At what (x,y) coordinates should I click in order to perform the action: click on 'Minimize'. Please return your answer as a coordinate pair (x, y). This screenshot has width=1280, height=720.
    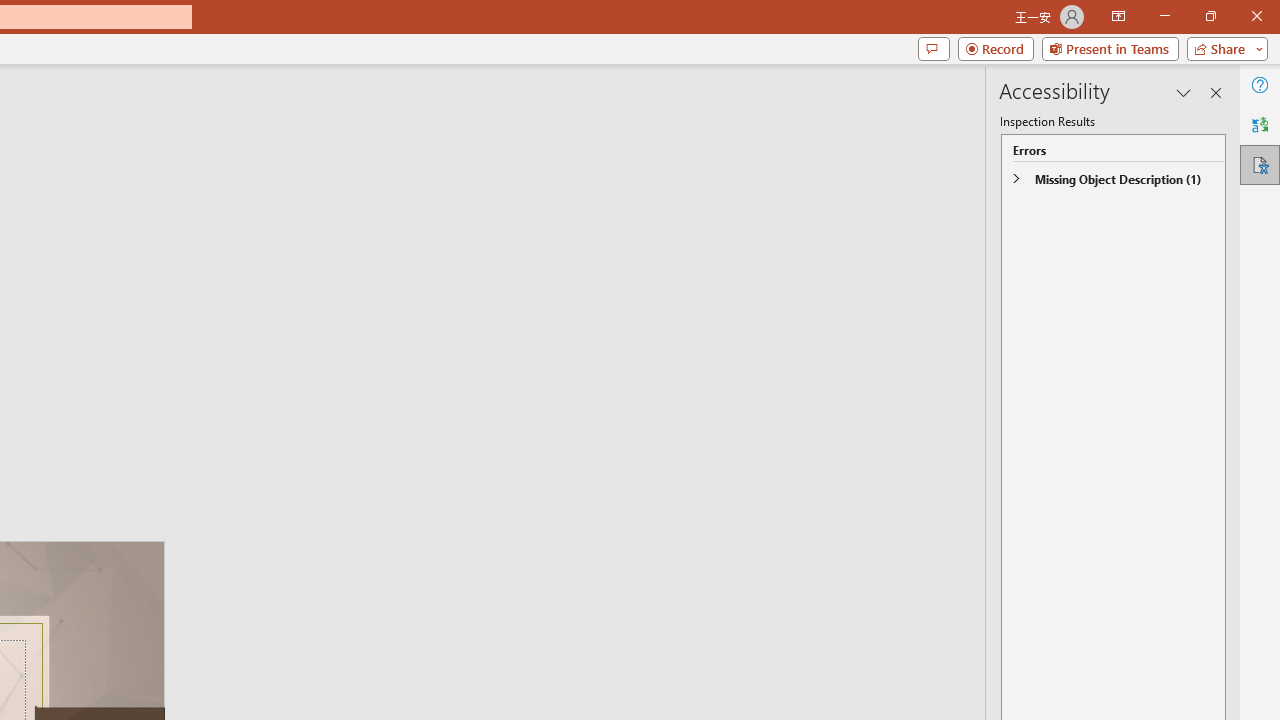
    Looking at the image, I should click on (1164, 16).